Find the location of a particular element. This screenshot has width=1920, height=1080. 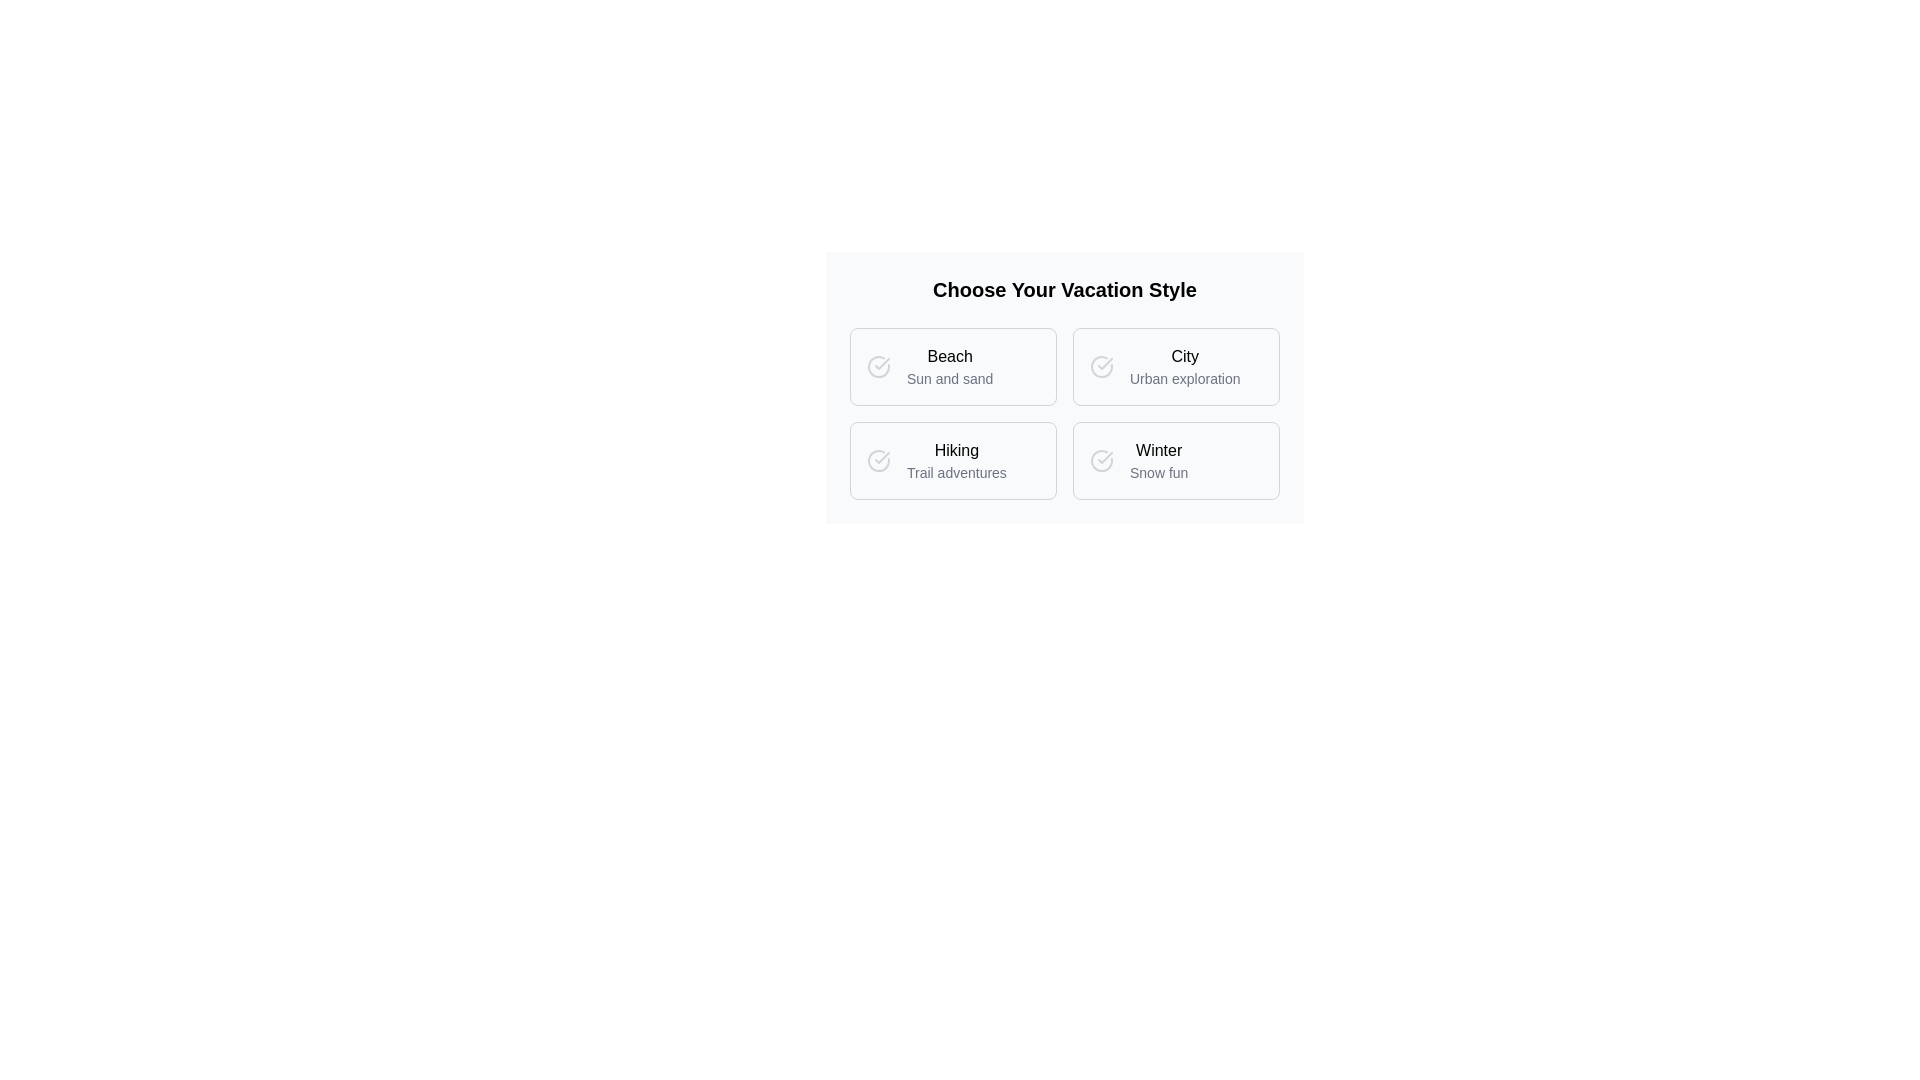

descriptive text label located underneath the 'Winter' title in the bottom-right quadrant of the layout within the 'Winter' card of the vacation style selector section is located at coordinates (1159, 473).